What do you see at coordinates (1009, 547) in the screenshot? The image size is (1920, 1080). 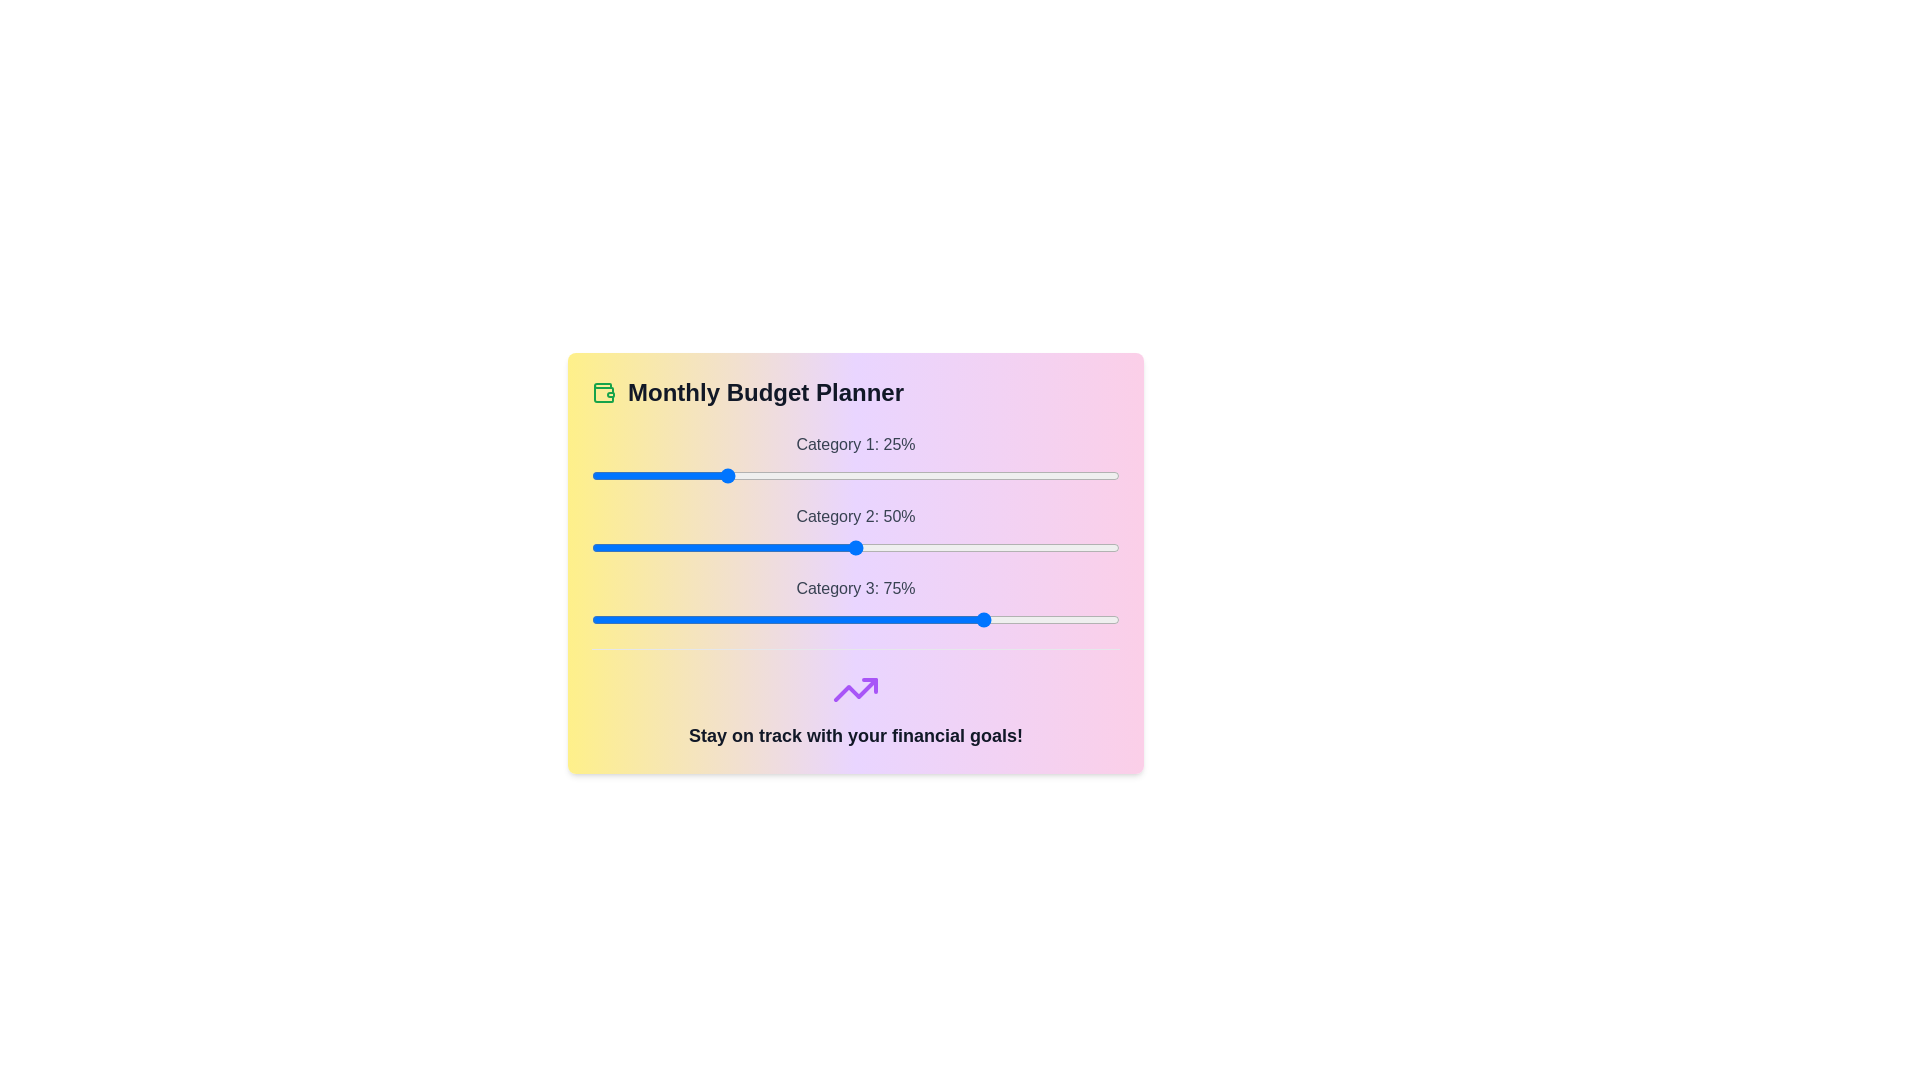 I see `the slider for Category 2 to 79%` at bounding box center [1009, 547].